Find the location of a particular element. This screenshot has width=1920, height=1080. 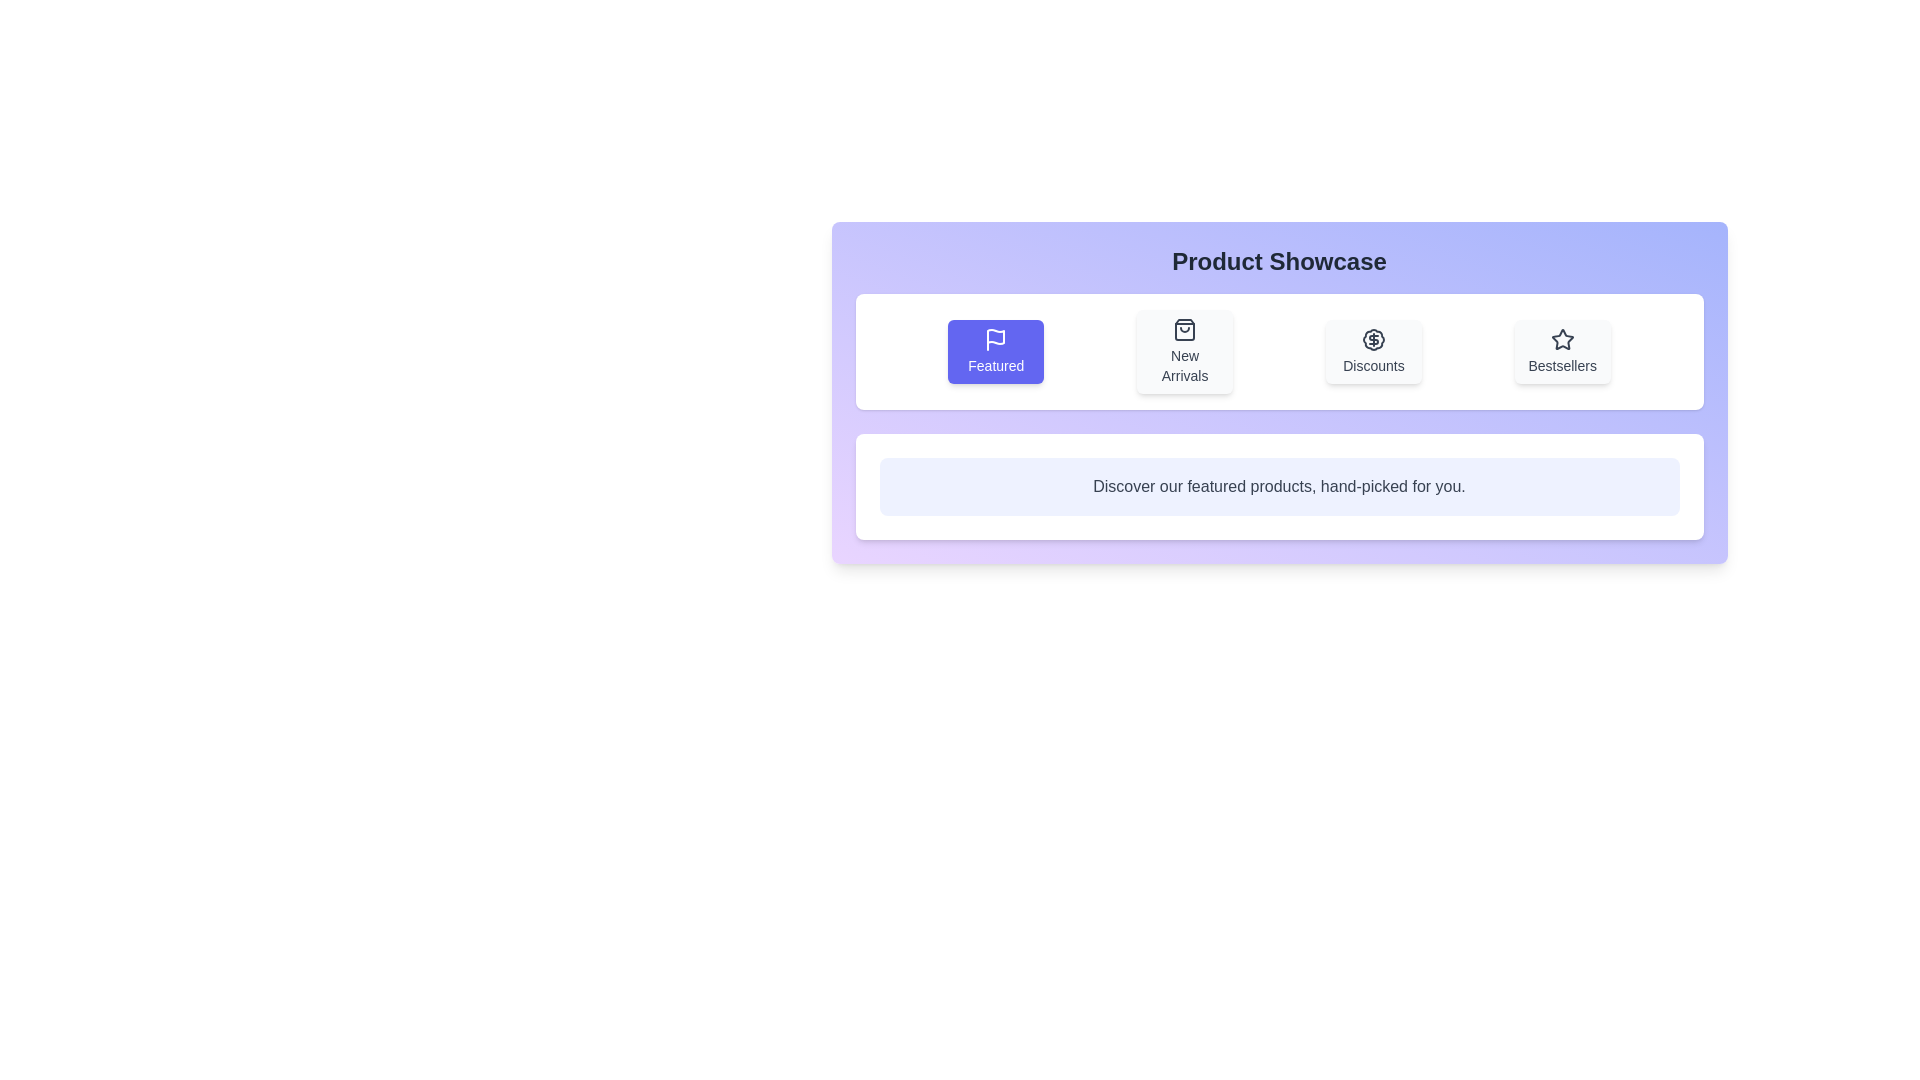

the 'Discounts' text label located centrally beneath the icon graphic in the 'Discounts' section is located at coordinates (1372, 366).